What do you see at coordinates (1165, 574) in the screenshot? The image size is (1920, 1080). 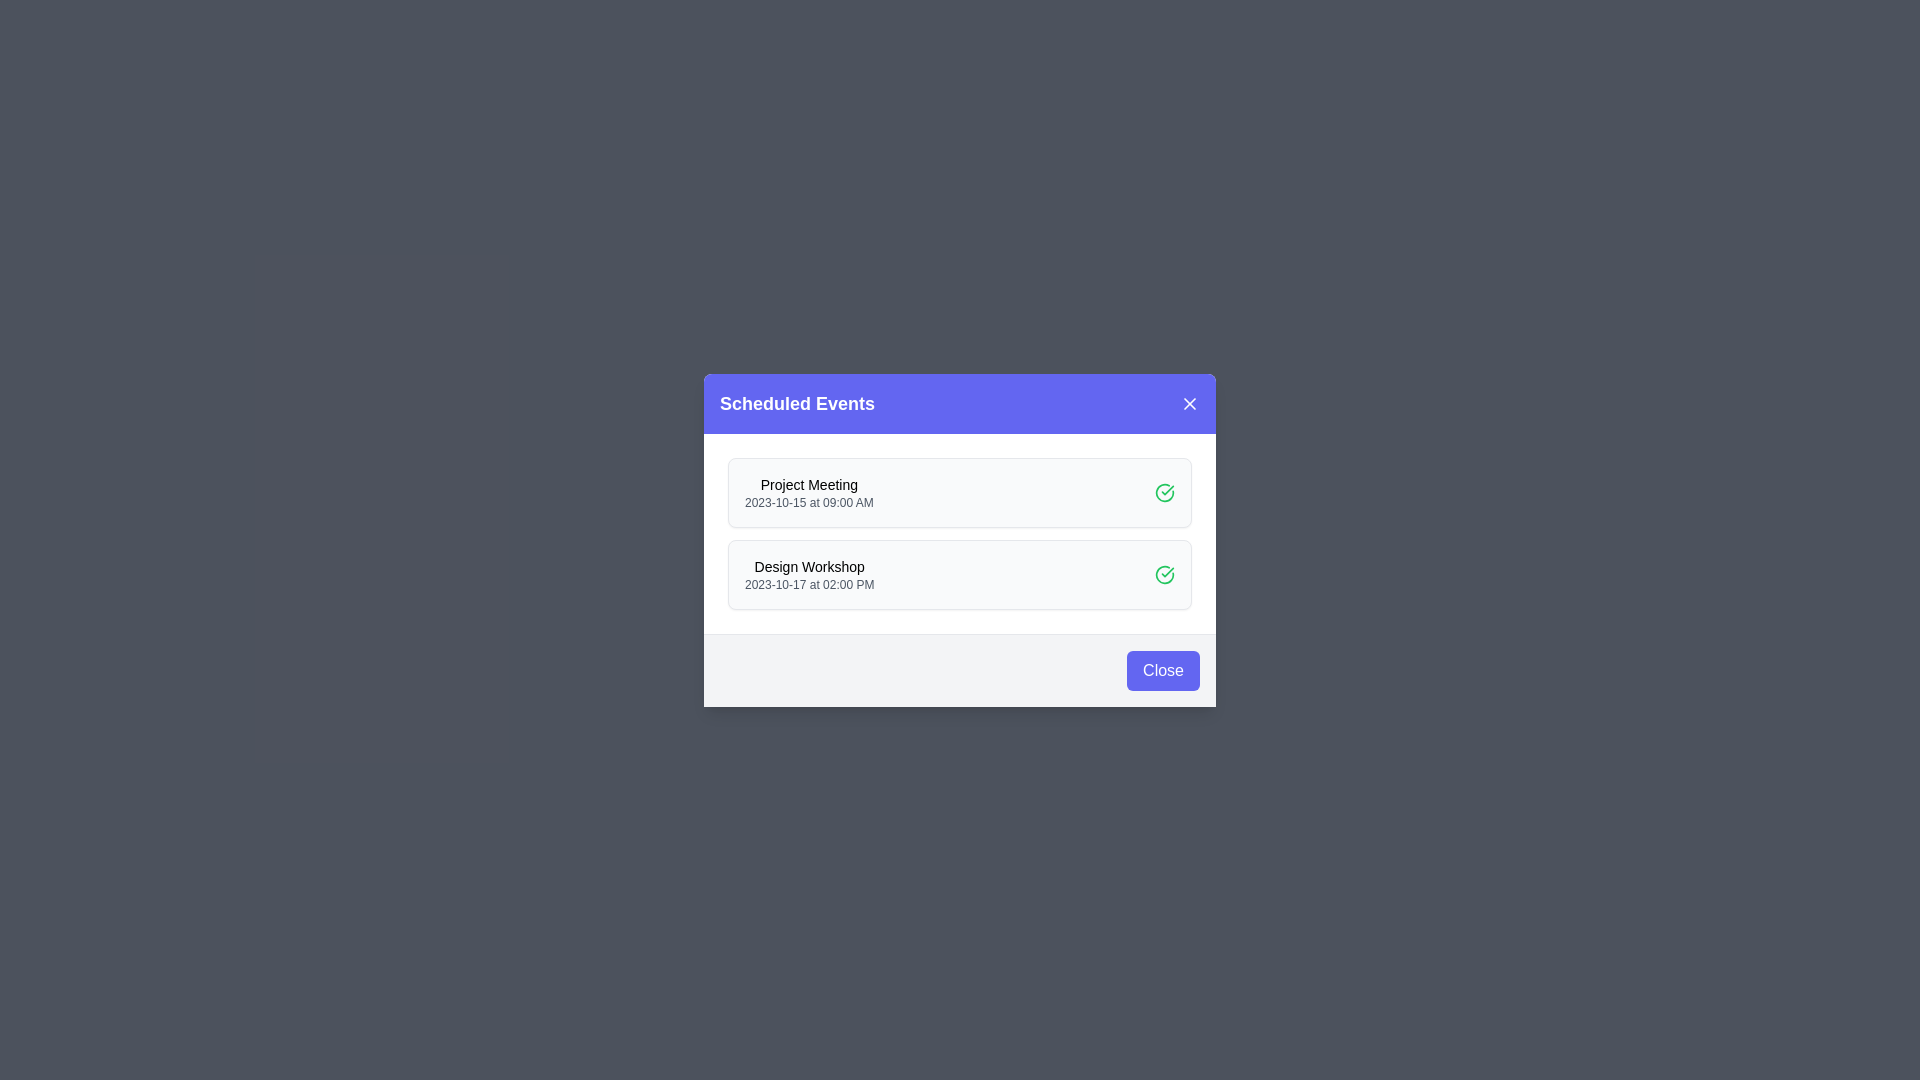 I see `the circular icon representing the checkmark for the 'Project Meeting' to indicate it as scheduled or completed` at bounding box center [1165, 574].